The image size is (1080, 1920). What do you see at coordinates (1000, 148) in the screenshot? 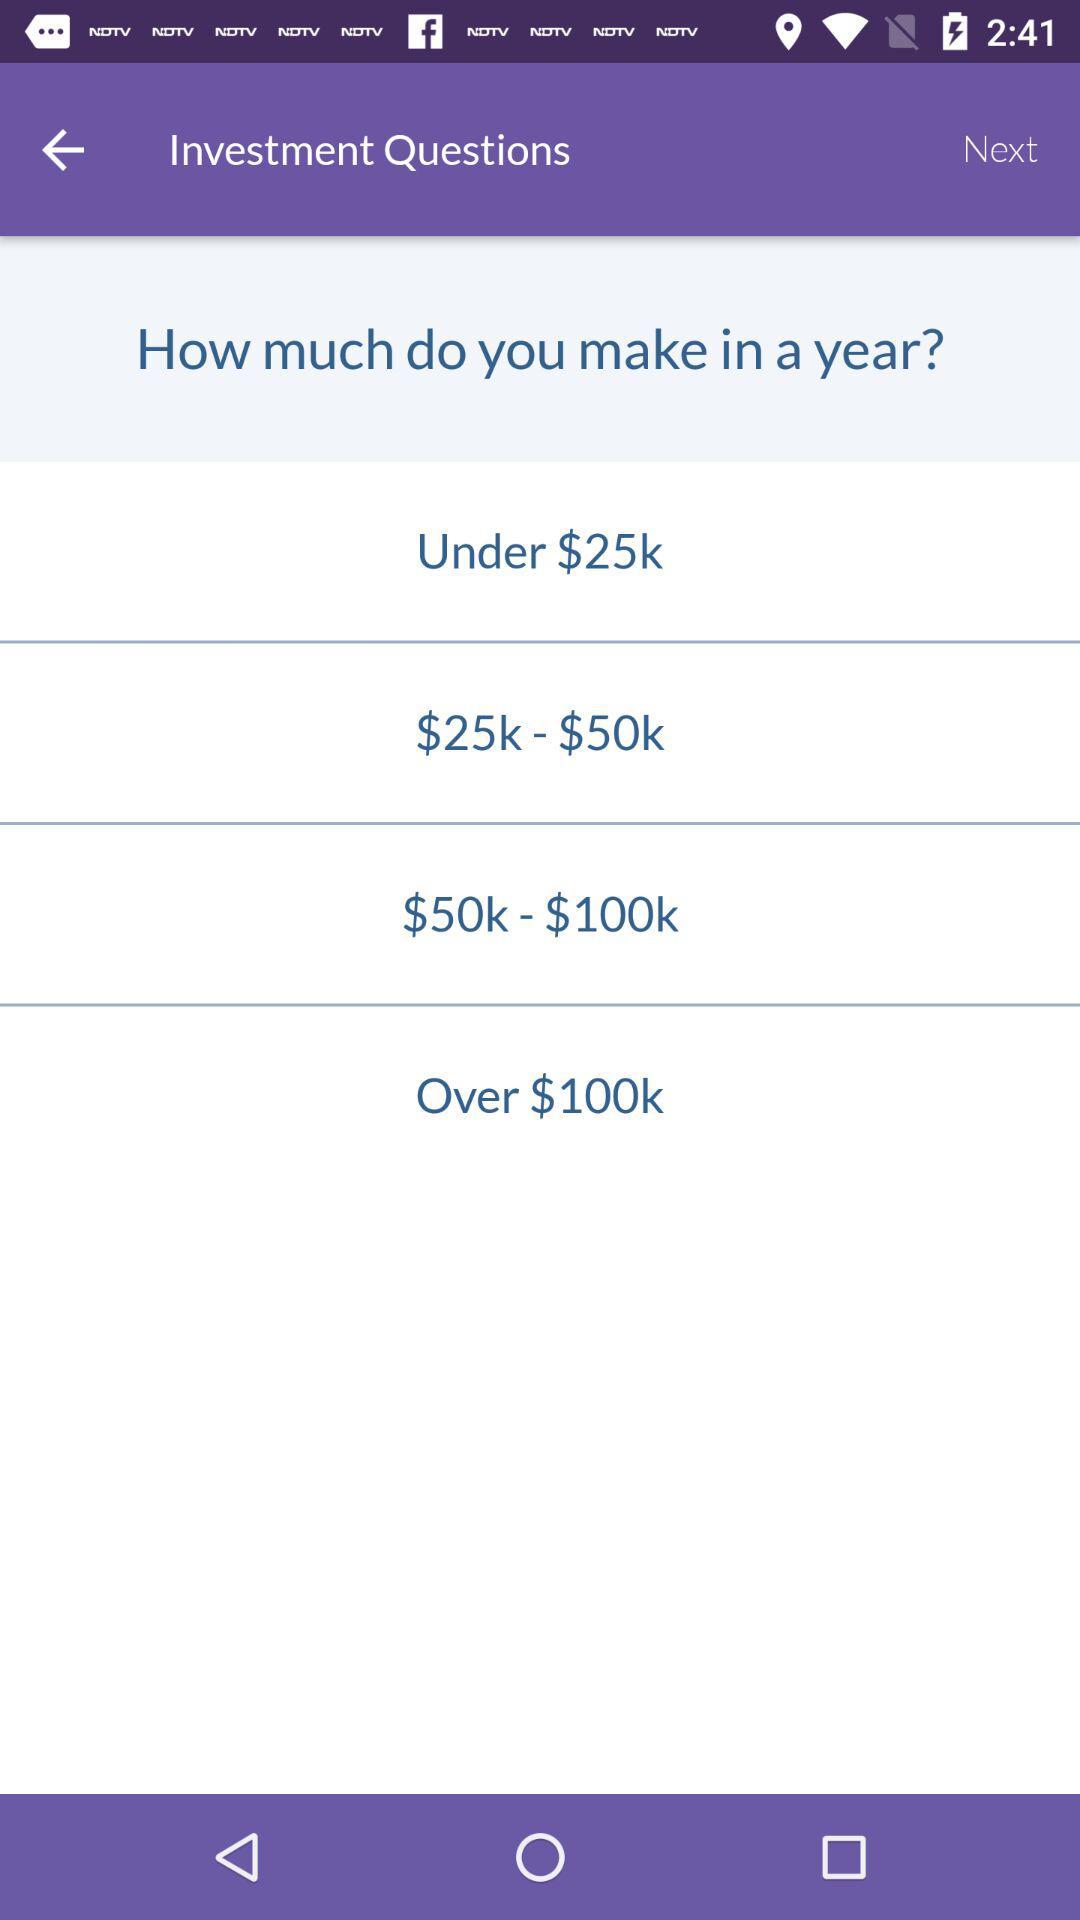
I see `the item next to investment questions` at bounding box center [1000, 148].